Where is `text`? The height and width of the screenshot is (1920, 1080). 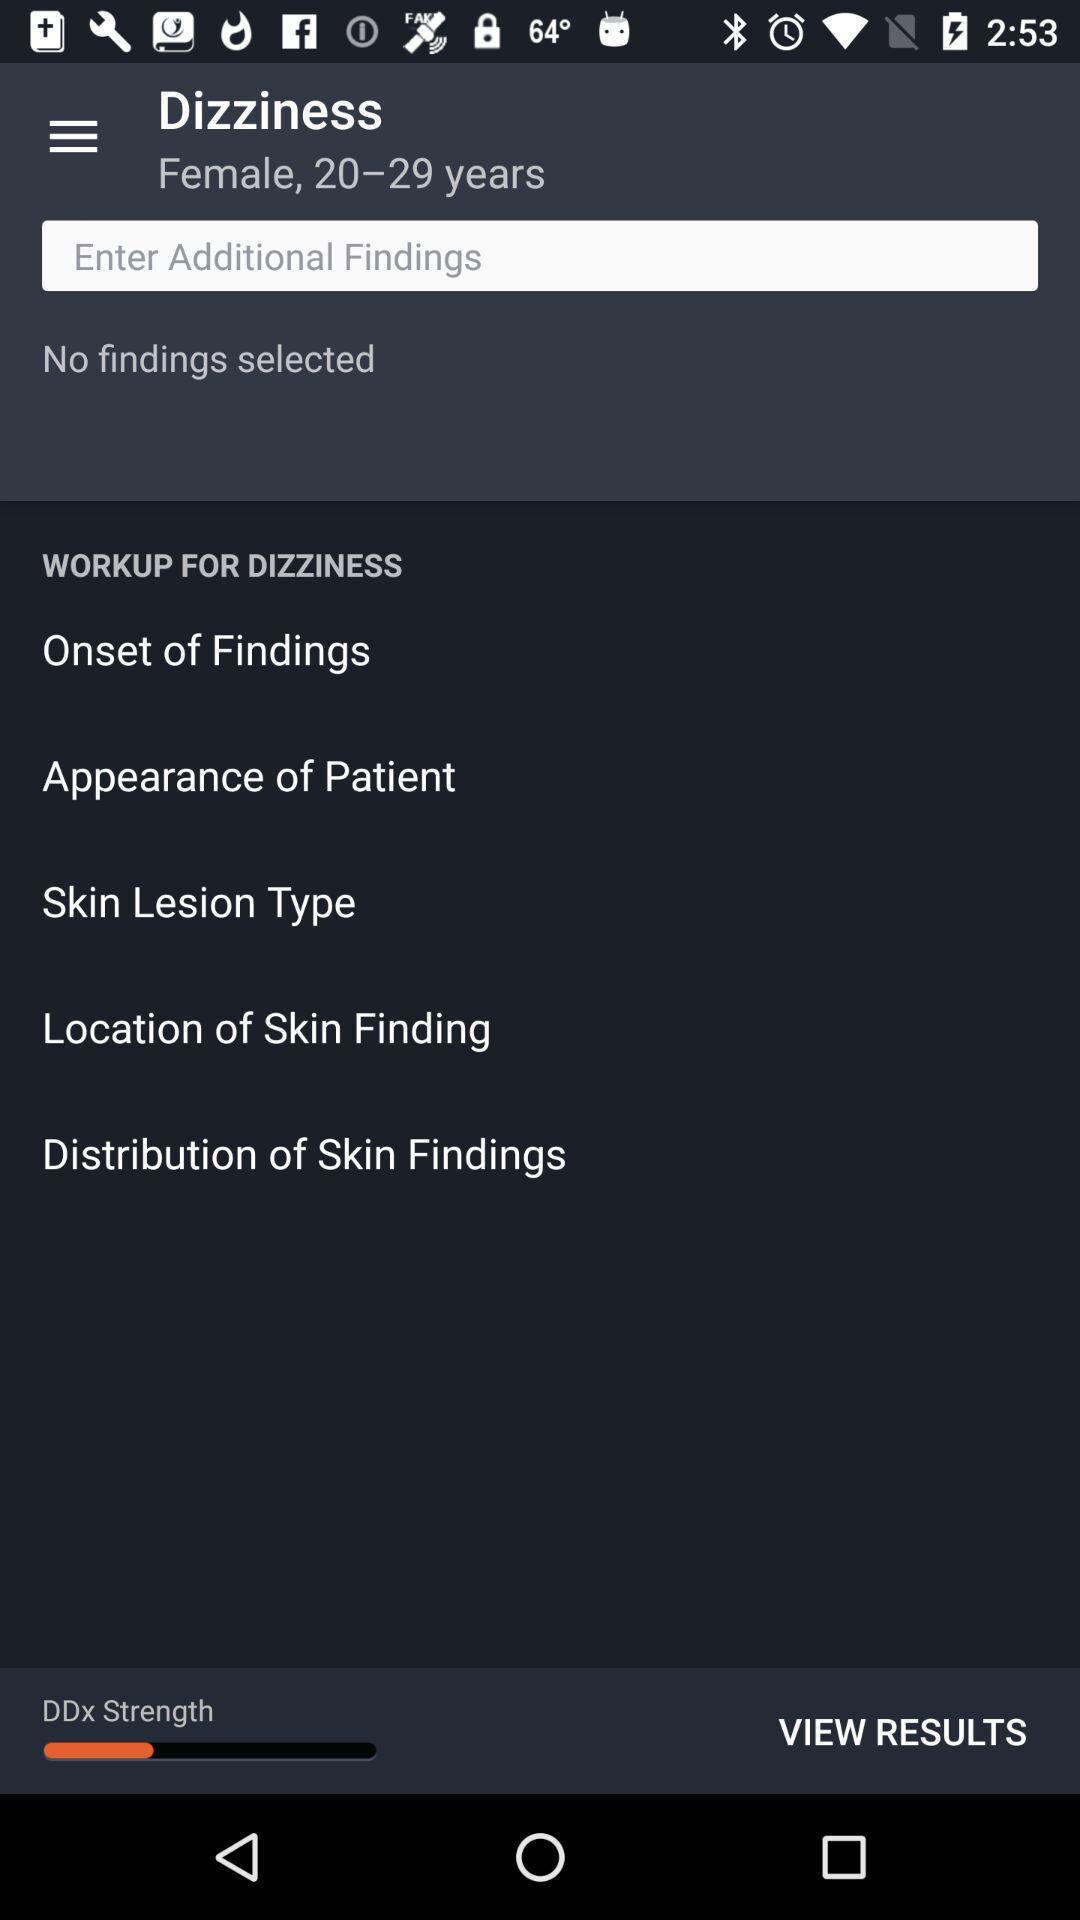 text is located at coordinates (540, 254).